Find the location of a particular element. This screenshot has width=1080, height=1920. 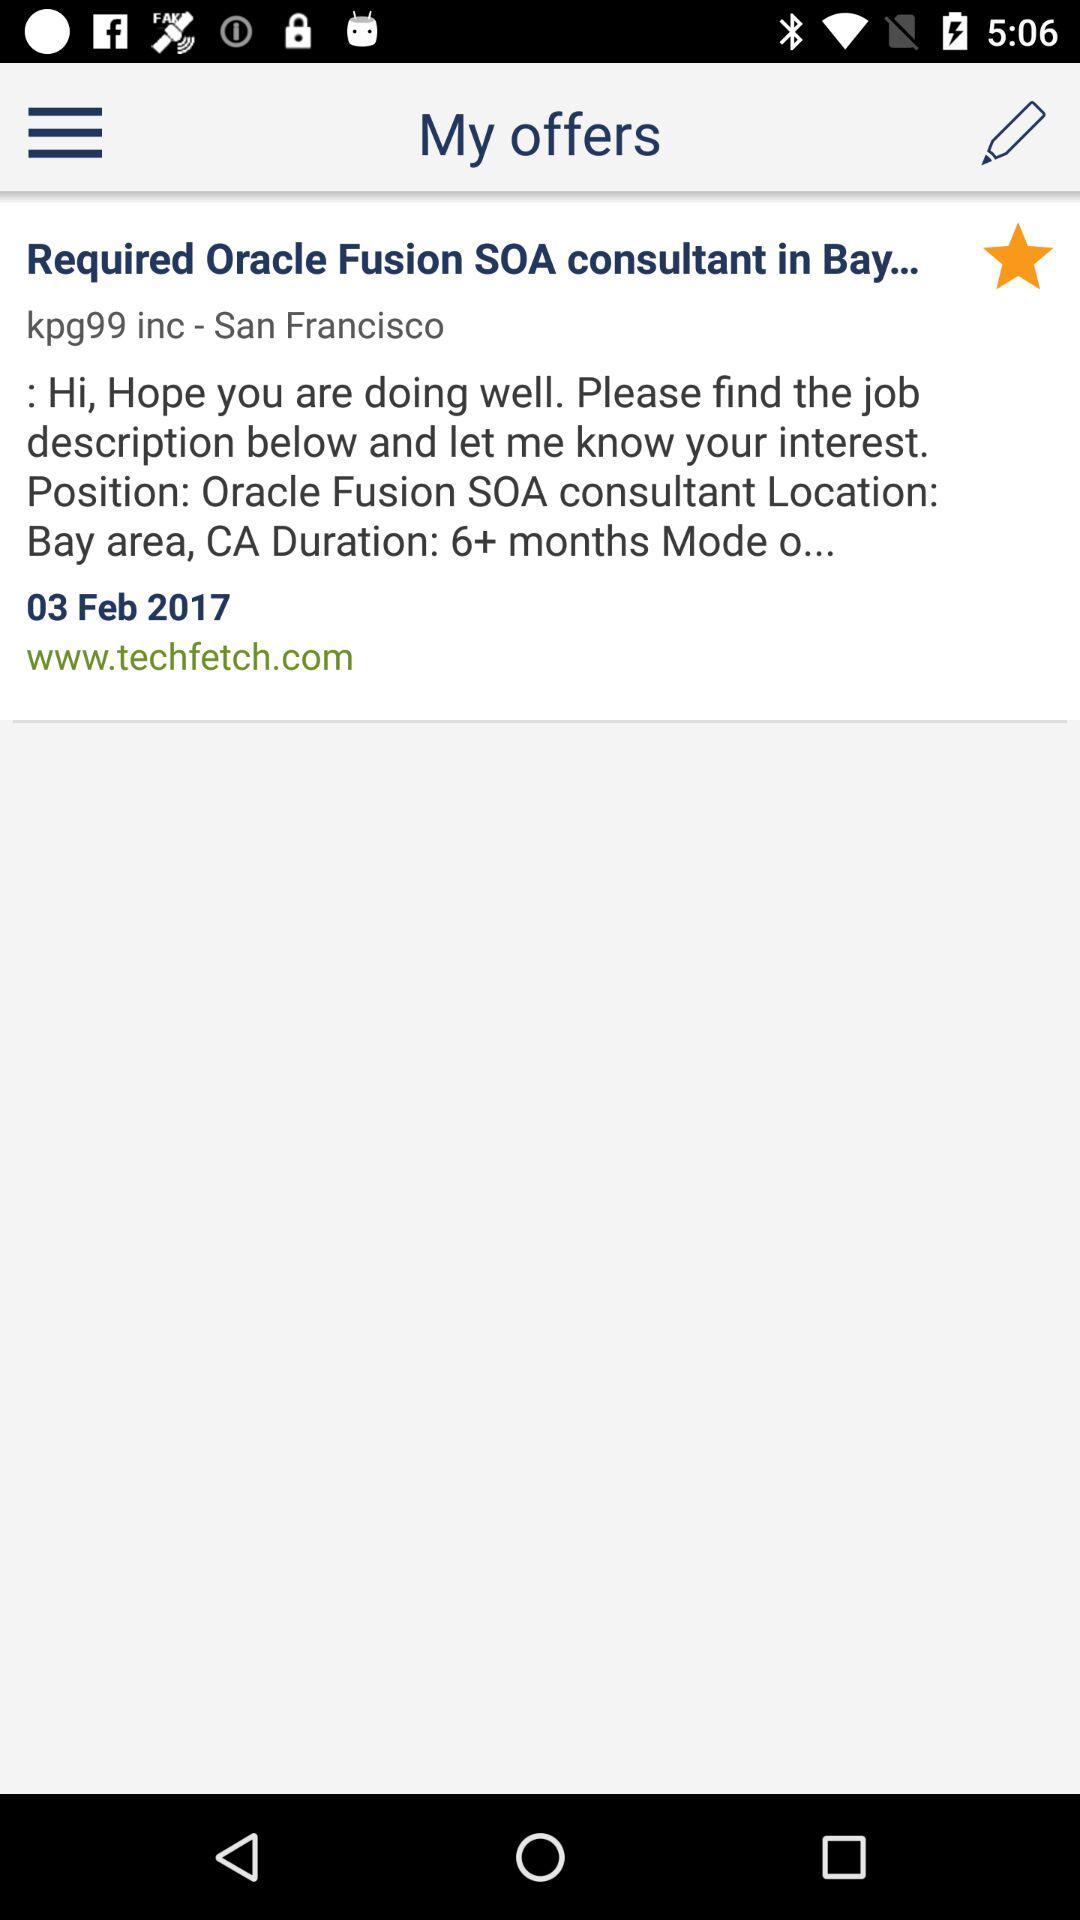

hi hope you item is located at coordinates (519, 464).